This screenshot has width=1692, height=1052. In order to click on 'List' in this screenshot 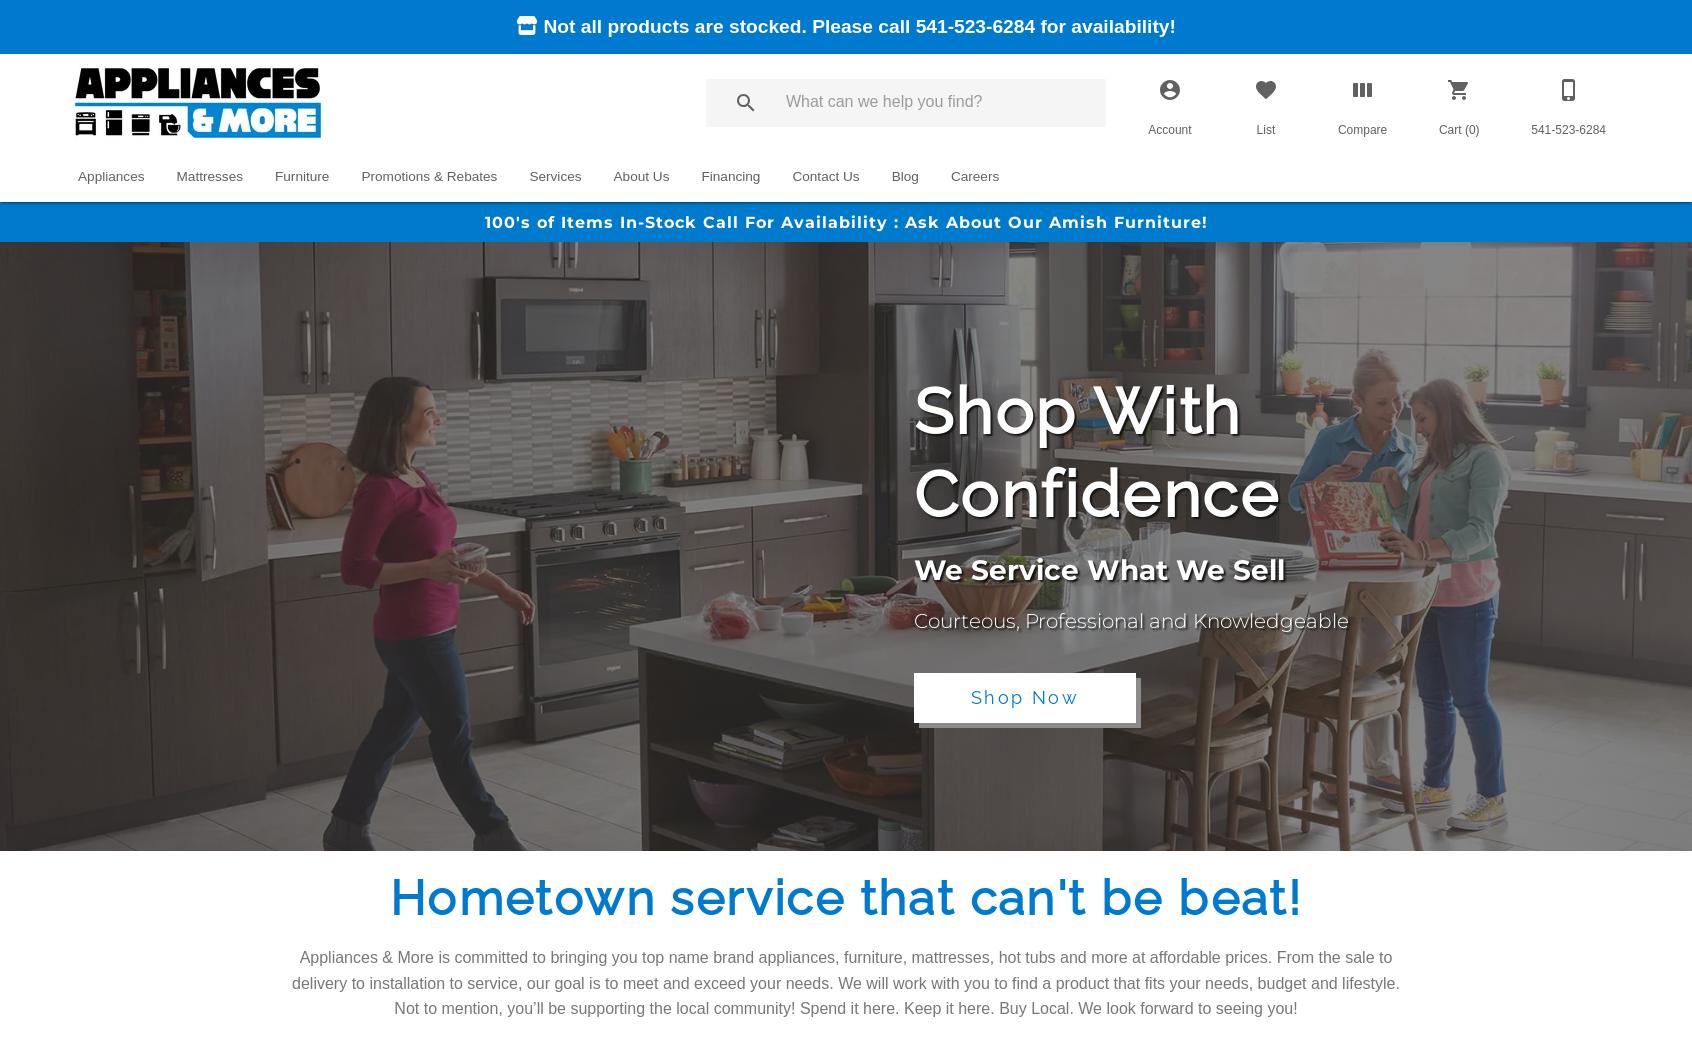, I will do `click(1265, 130)`.